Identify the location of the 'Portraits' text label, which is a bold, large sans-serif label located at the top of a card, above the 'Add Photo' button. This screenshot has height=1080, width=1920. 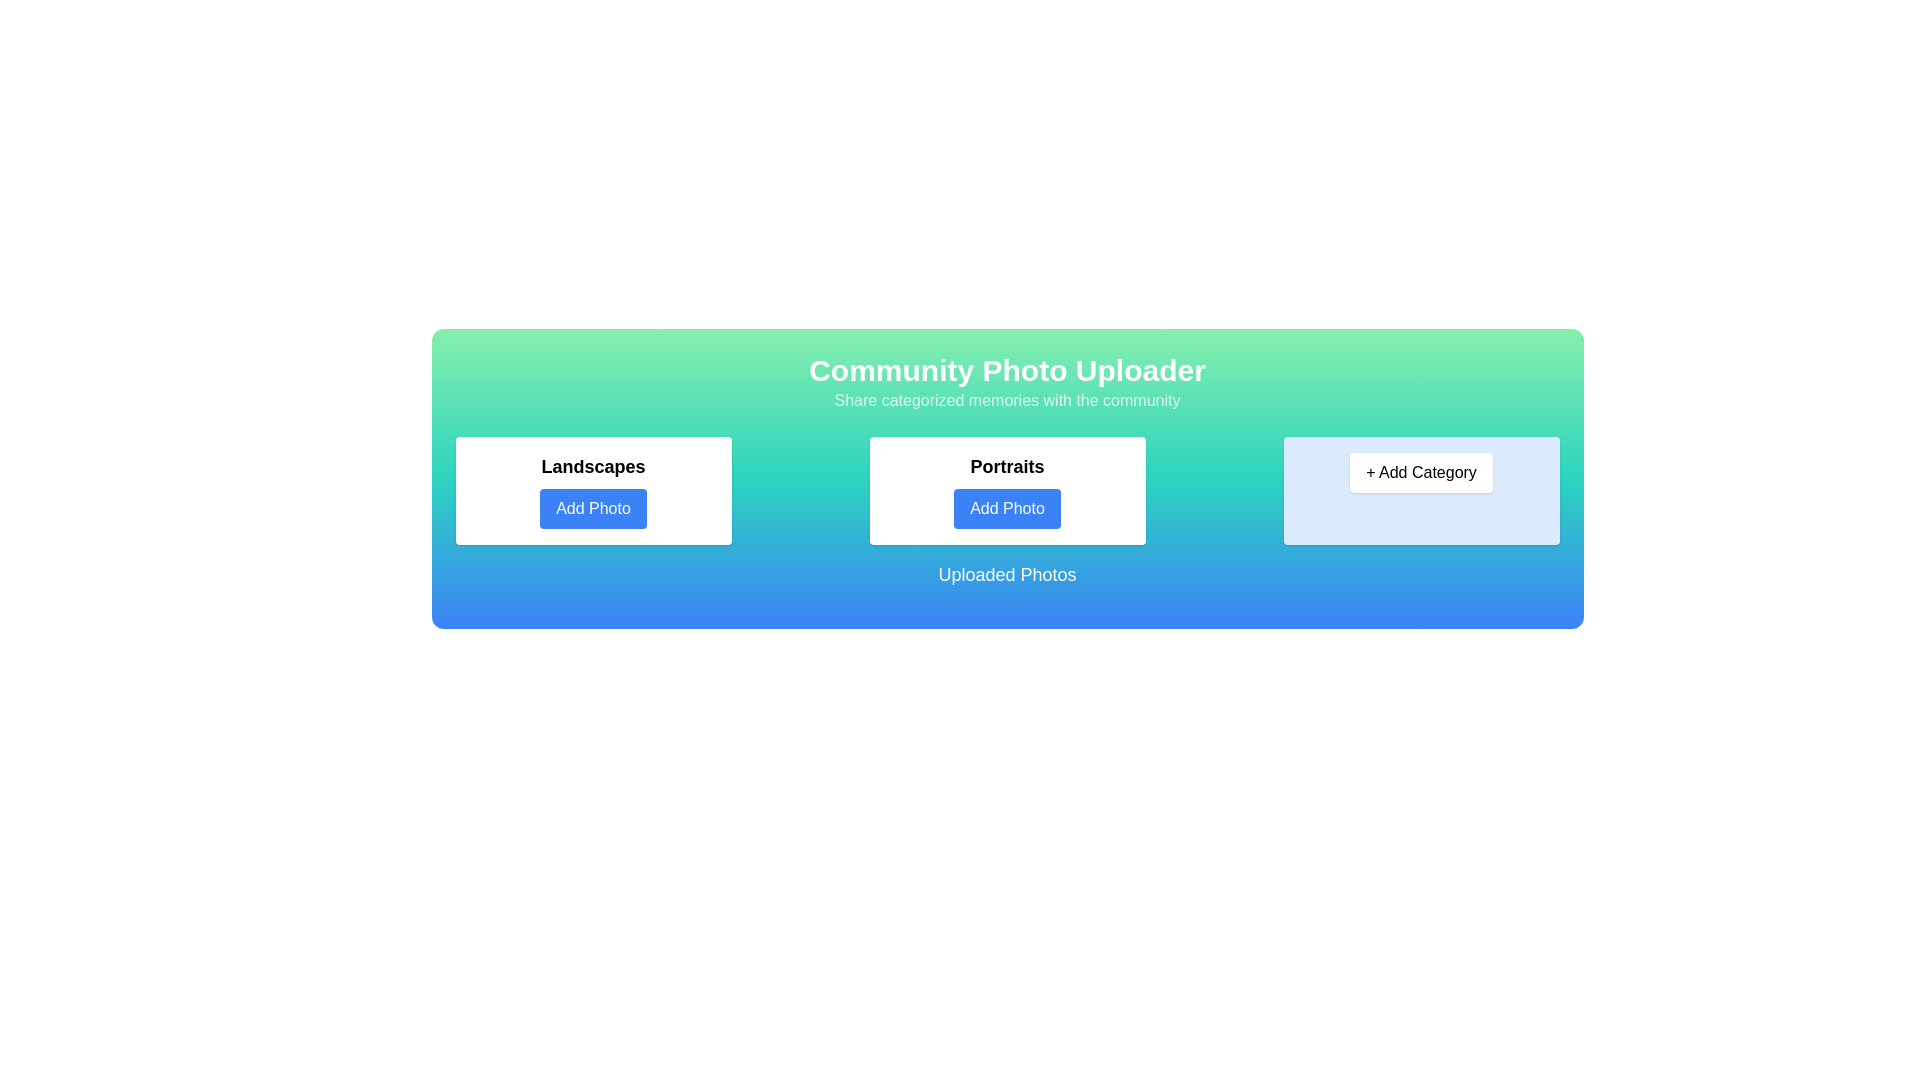
(1007, 466).